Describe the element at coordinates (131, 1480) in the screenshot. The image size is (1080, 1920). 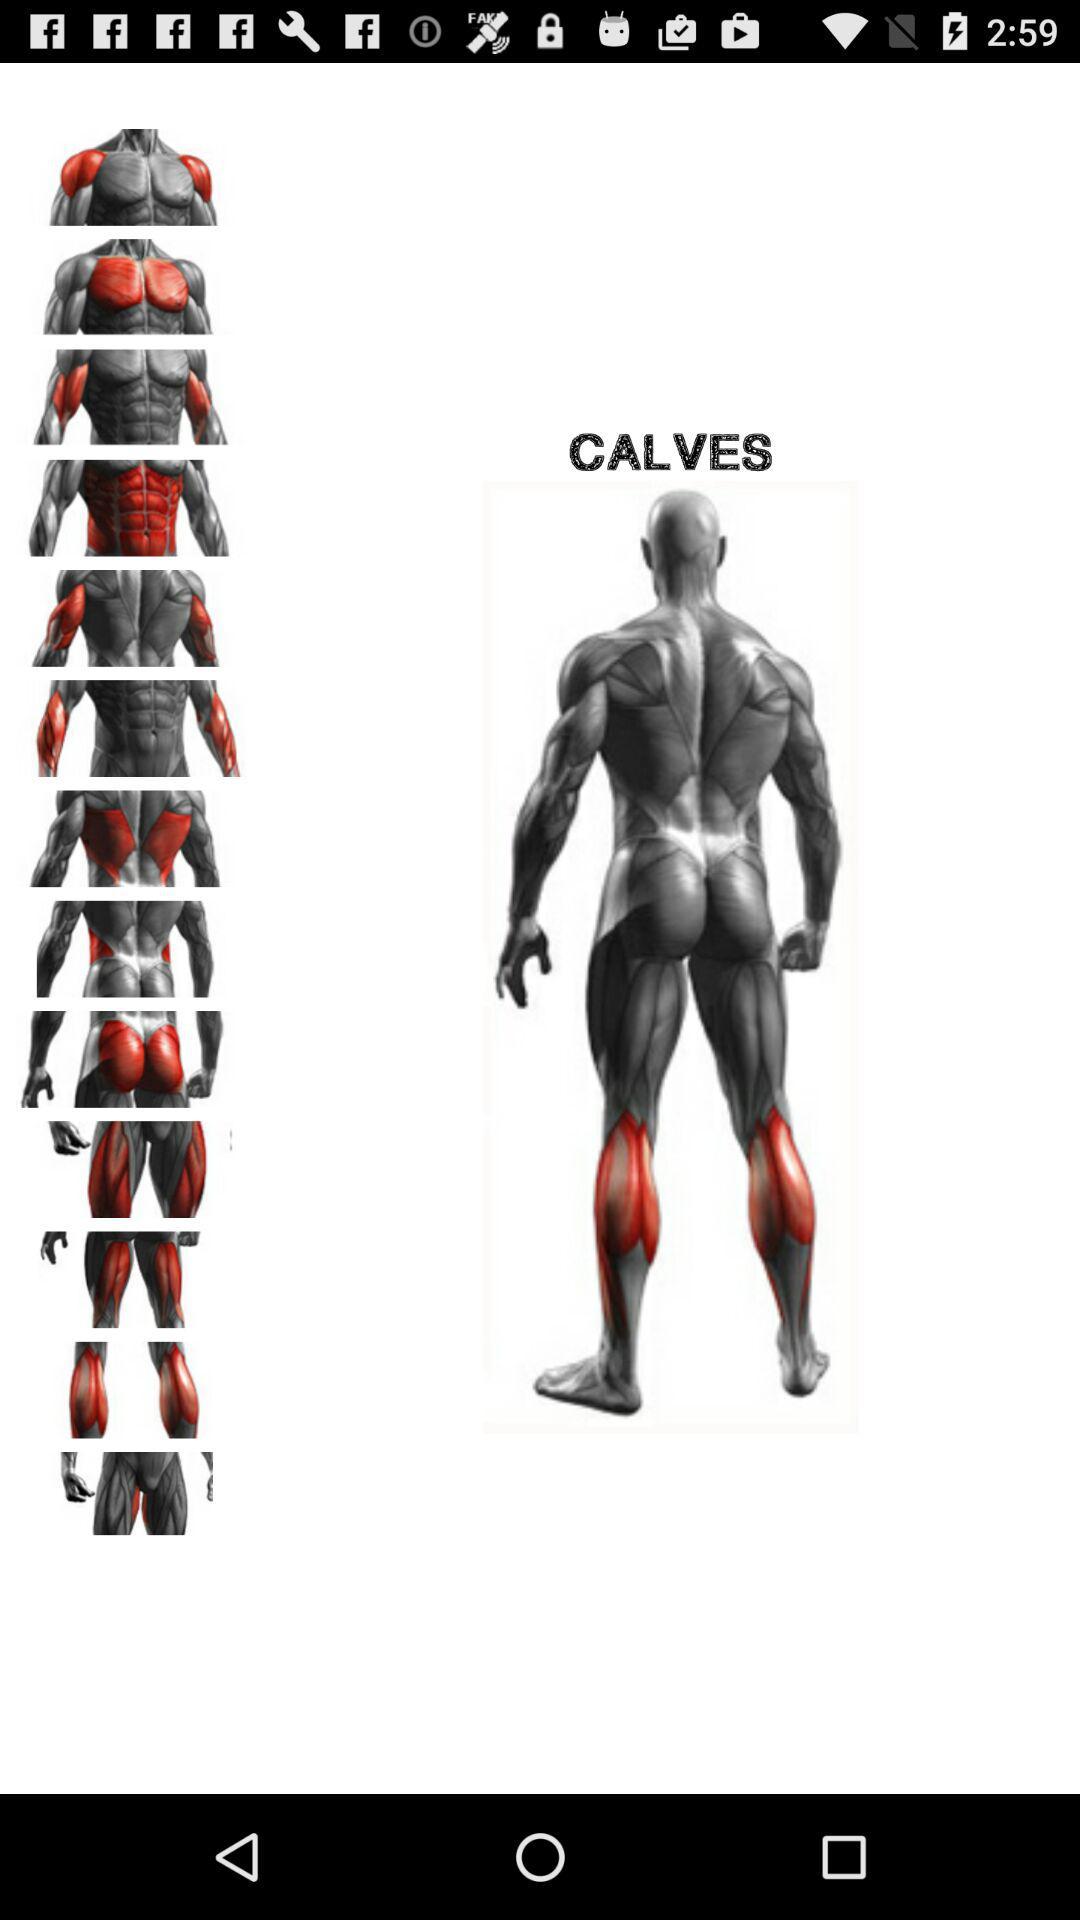
I see `the pause icon` at that location.